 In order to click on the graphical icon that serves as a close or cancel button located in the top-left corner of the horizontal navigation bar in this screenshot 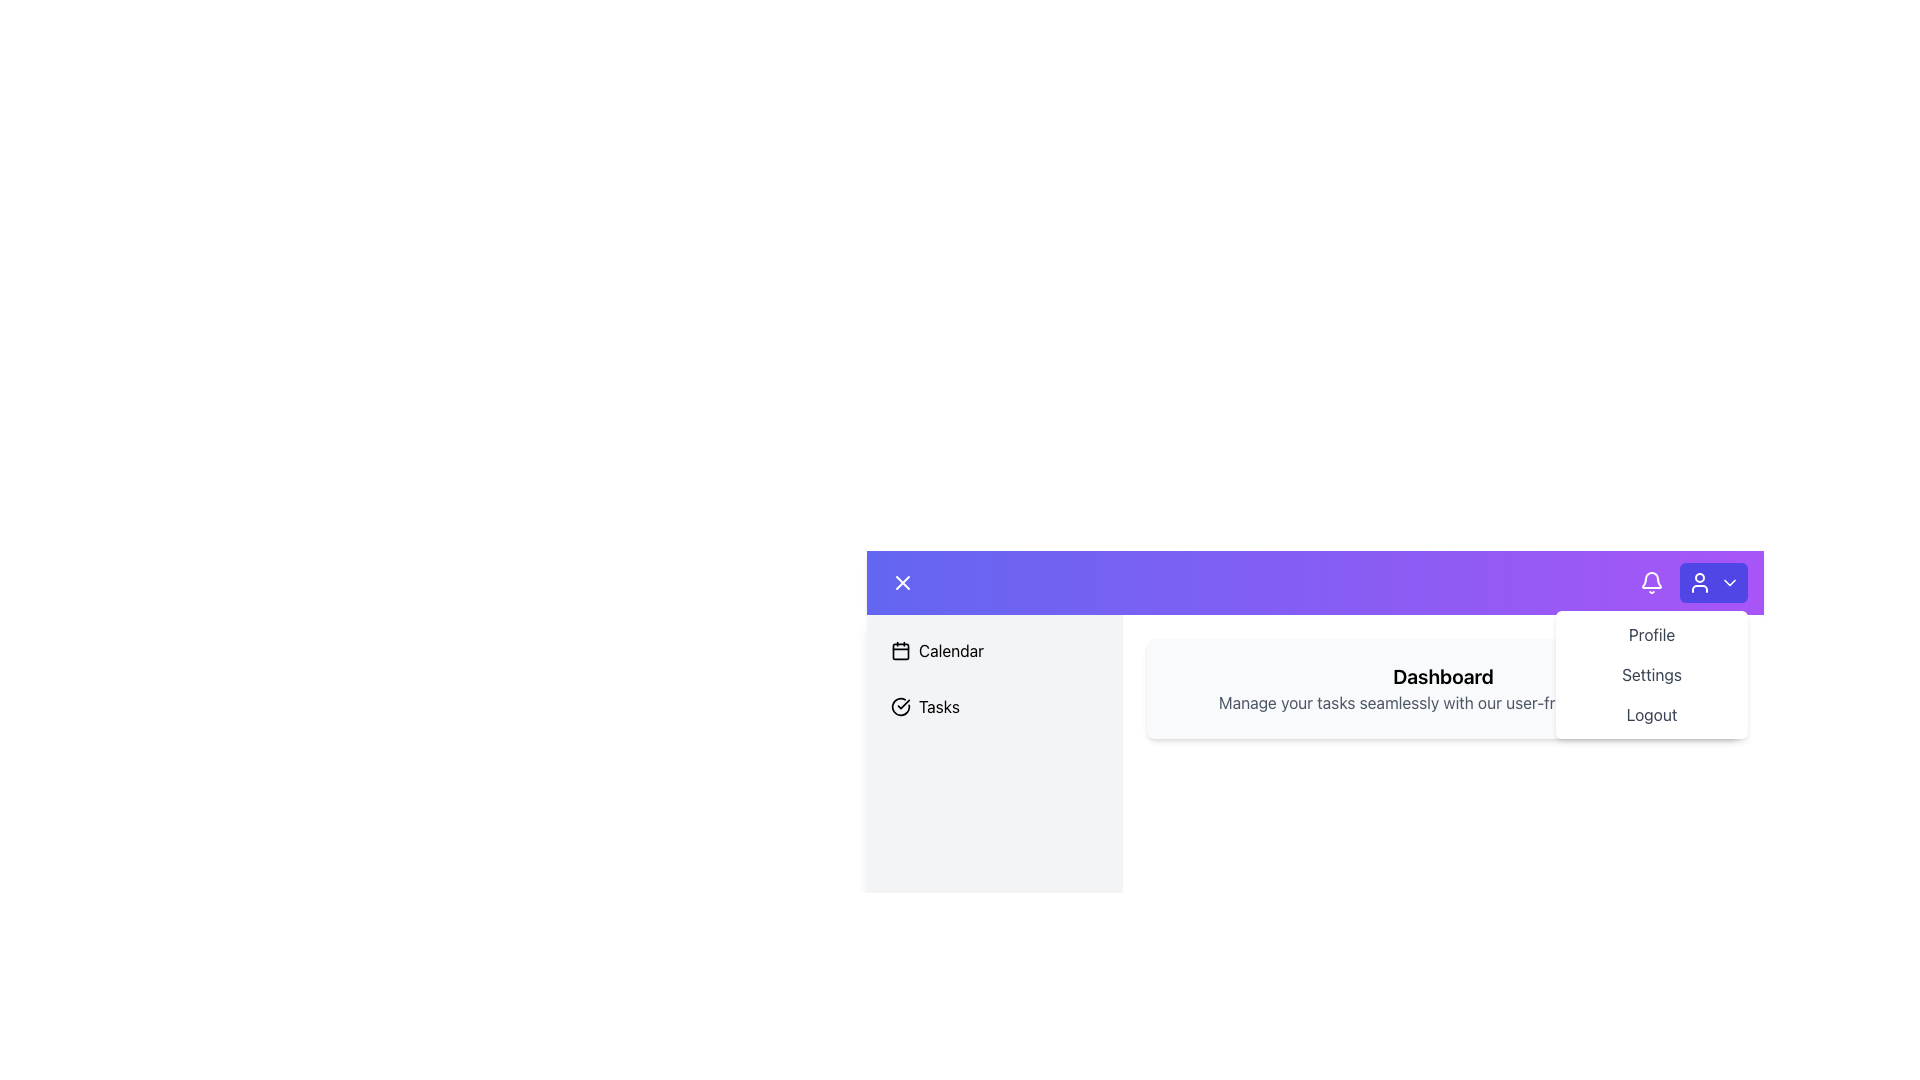, I will do `click(901, 582)`.